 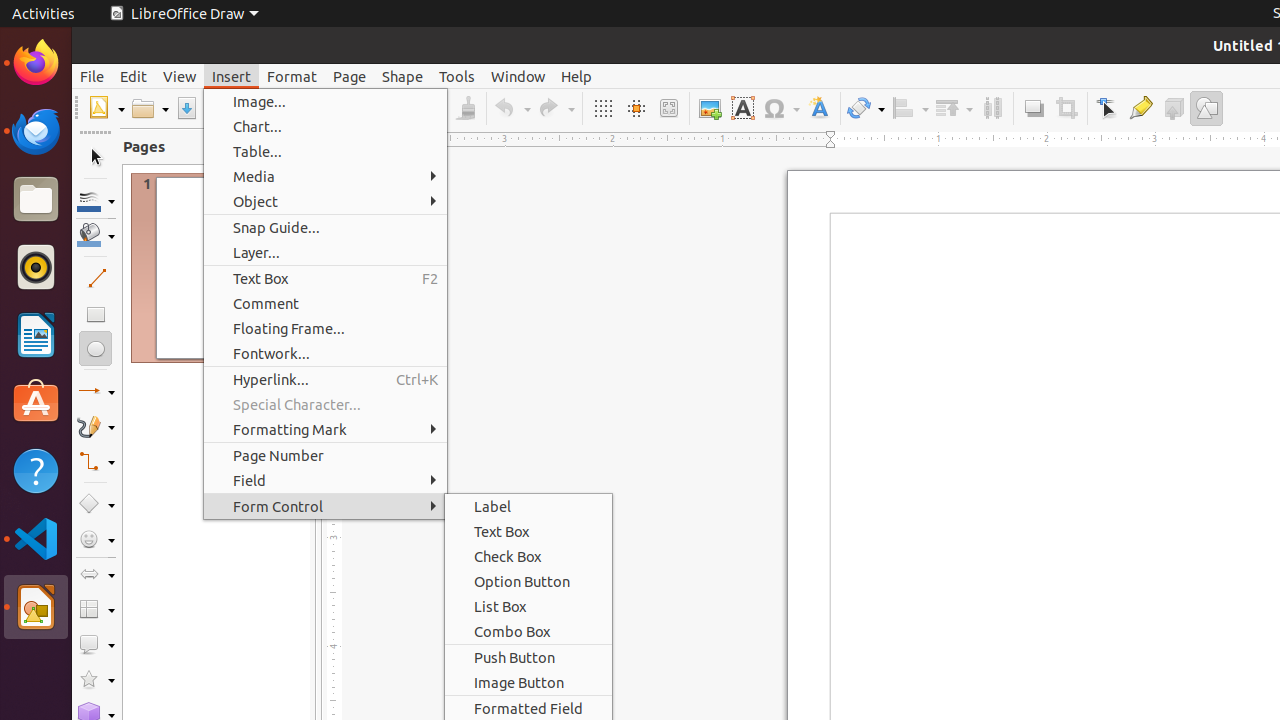 I want to click on 'Media', so click(x=325, y=175).